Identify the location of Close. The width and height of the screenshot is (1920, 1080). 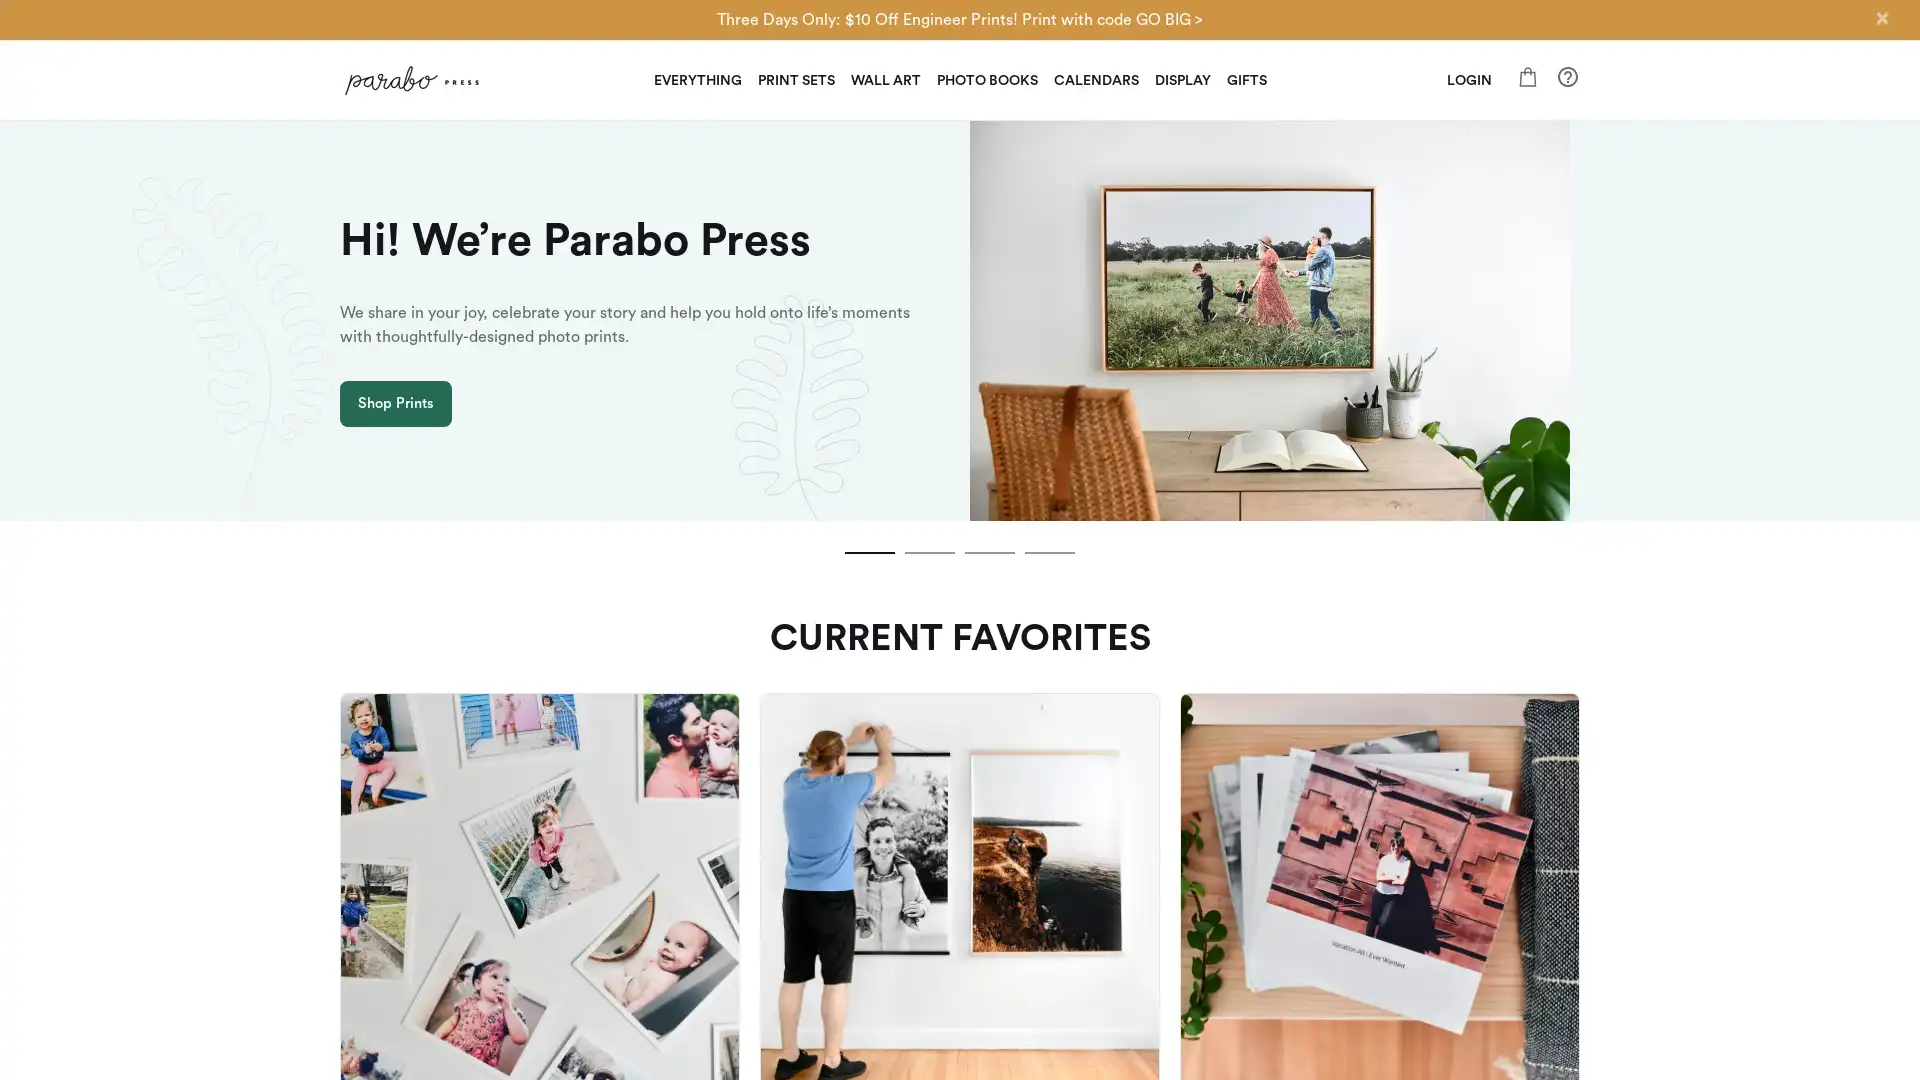
(1880, 18).